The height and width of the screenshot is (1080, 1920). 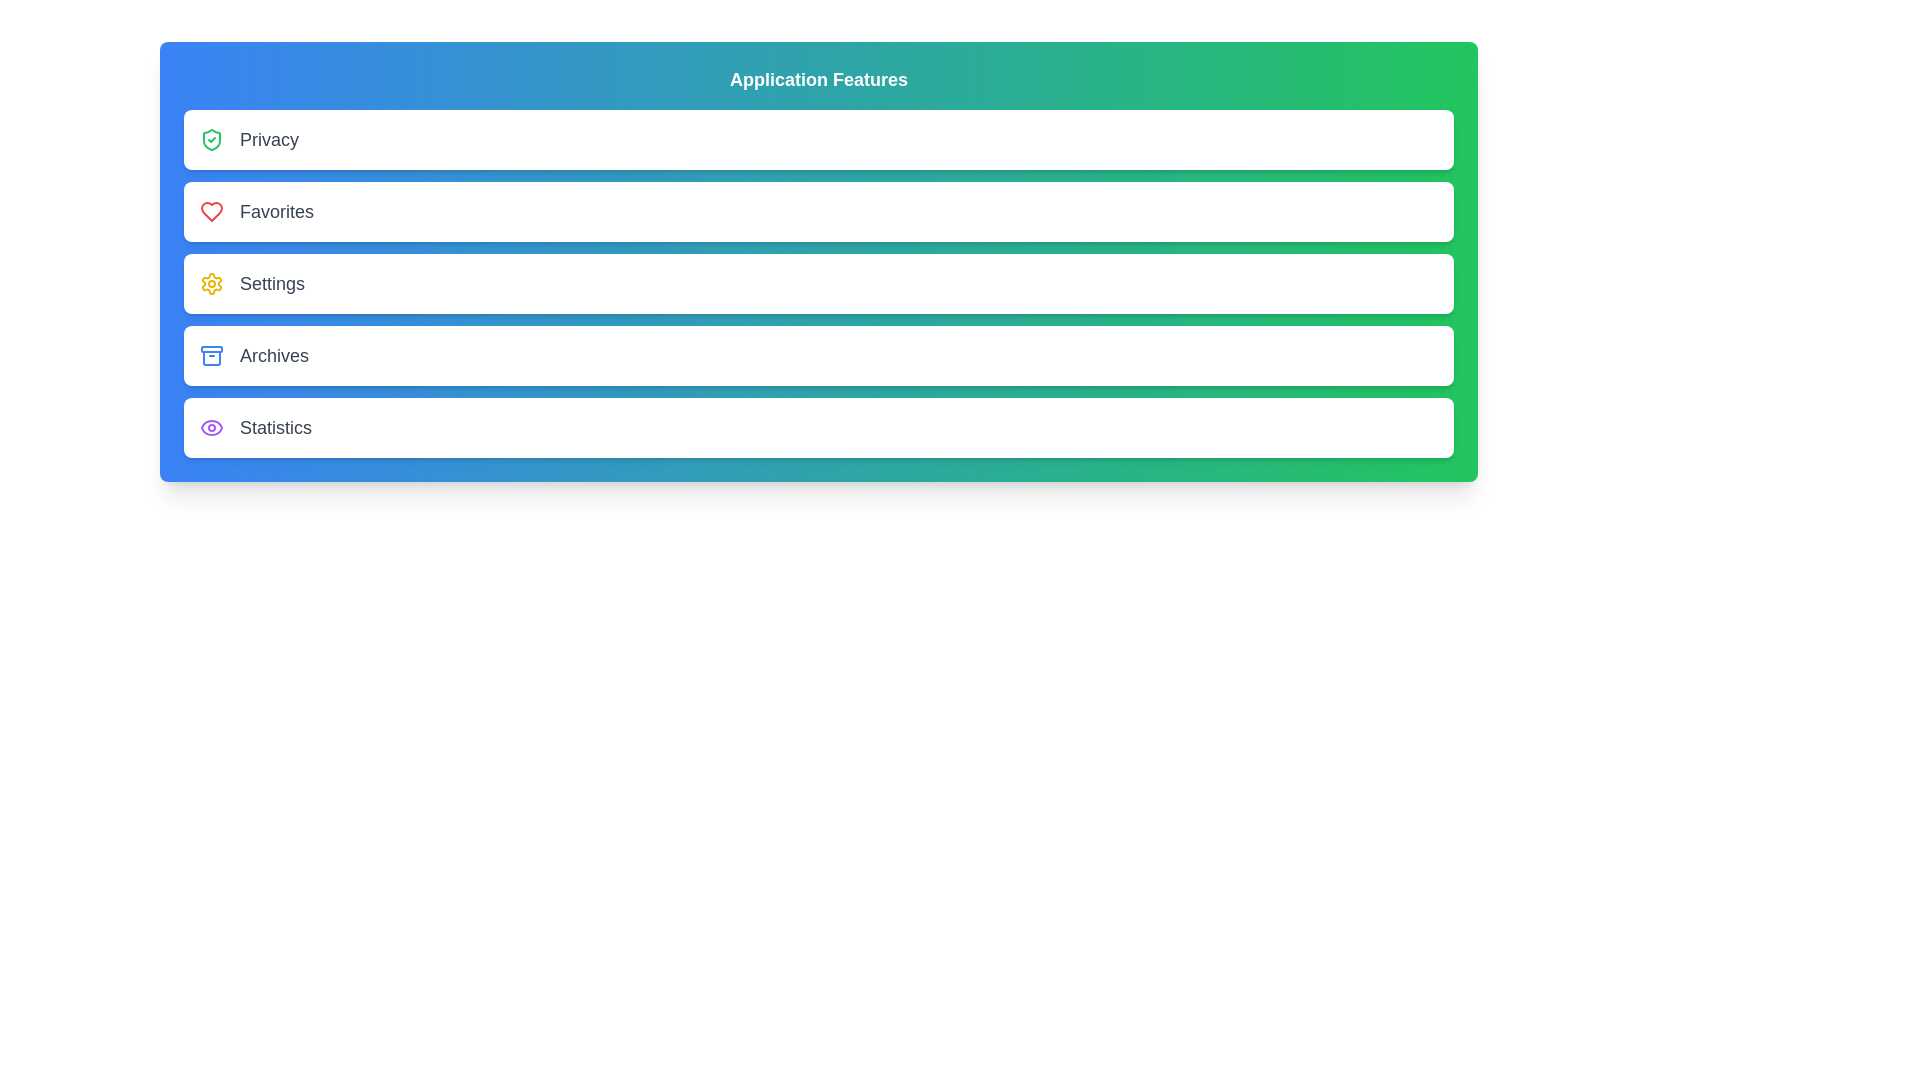 What do you see at coordinates (819, 427) in the screenshot?
I see `the menu item labeled Statistics` at bounding box center [819, 427].